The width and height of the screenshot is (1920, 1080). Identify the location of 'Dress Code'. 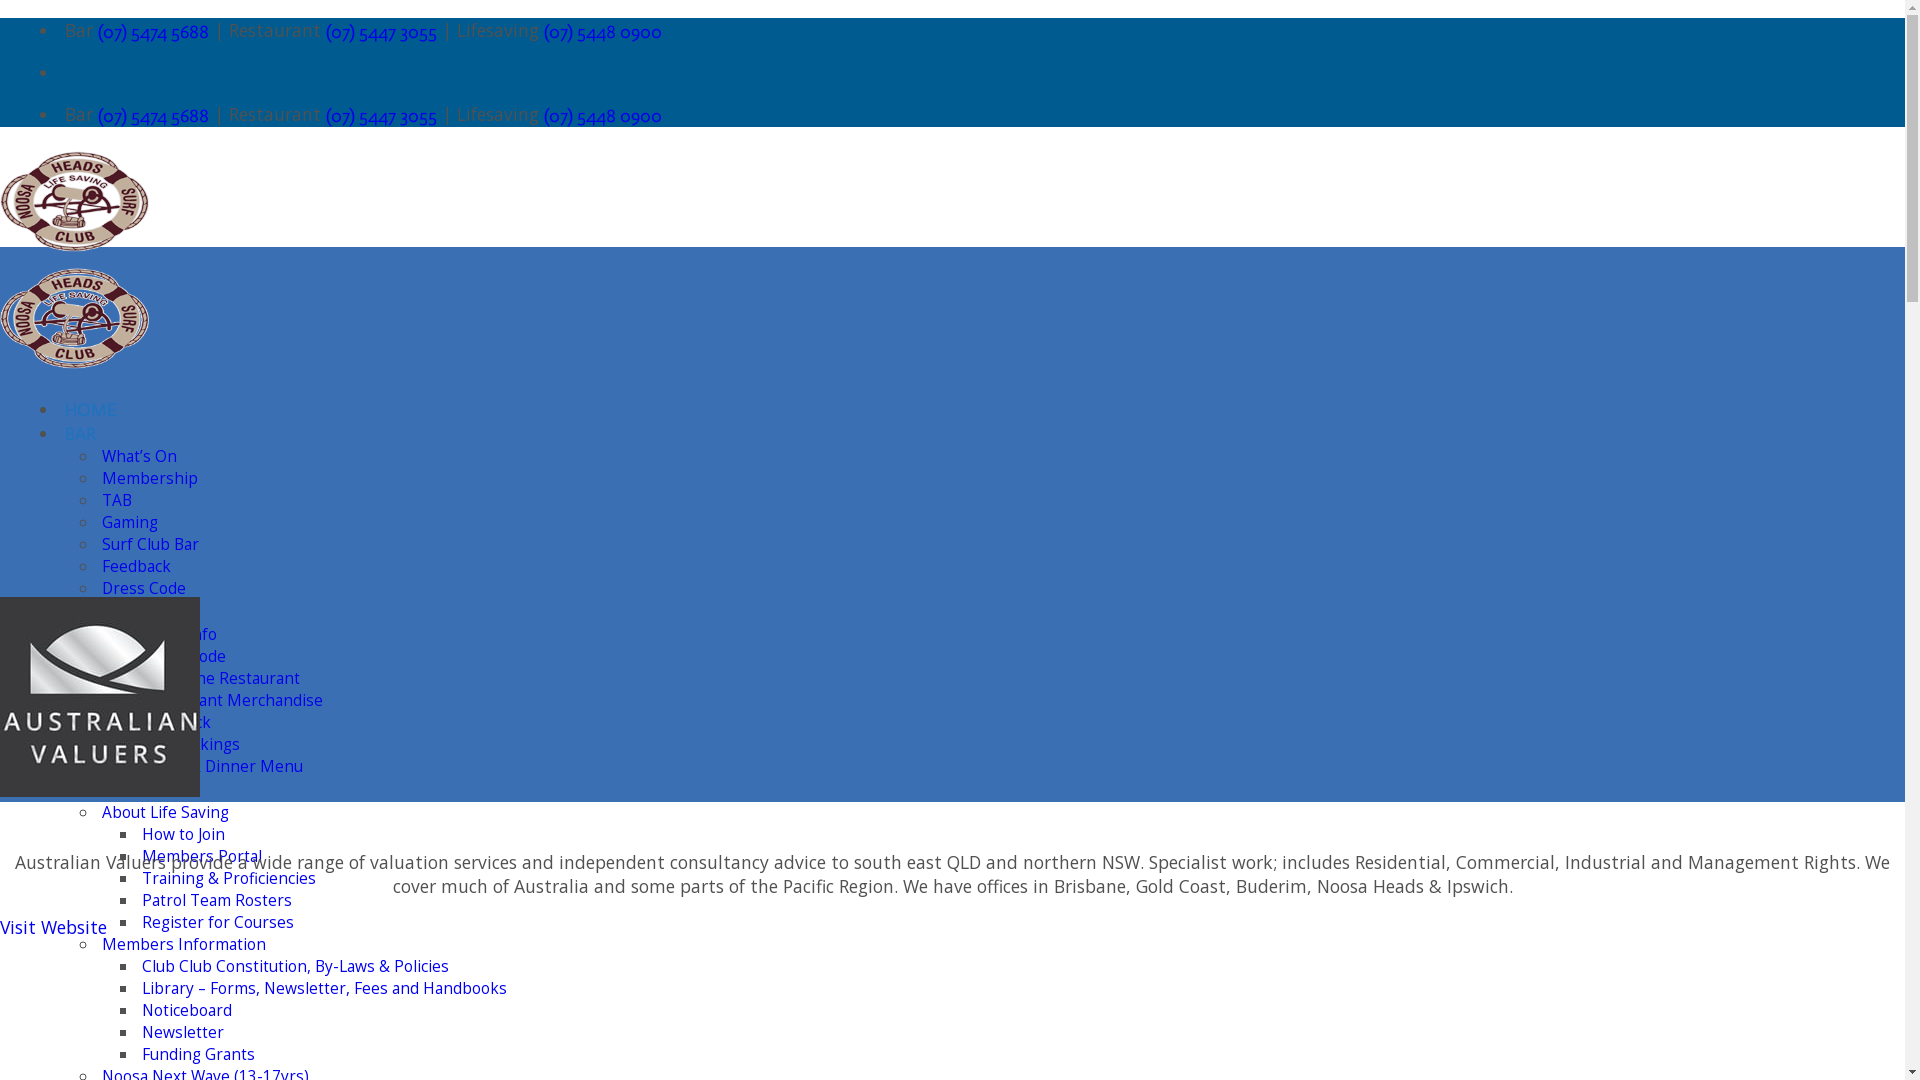
(143, 586).